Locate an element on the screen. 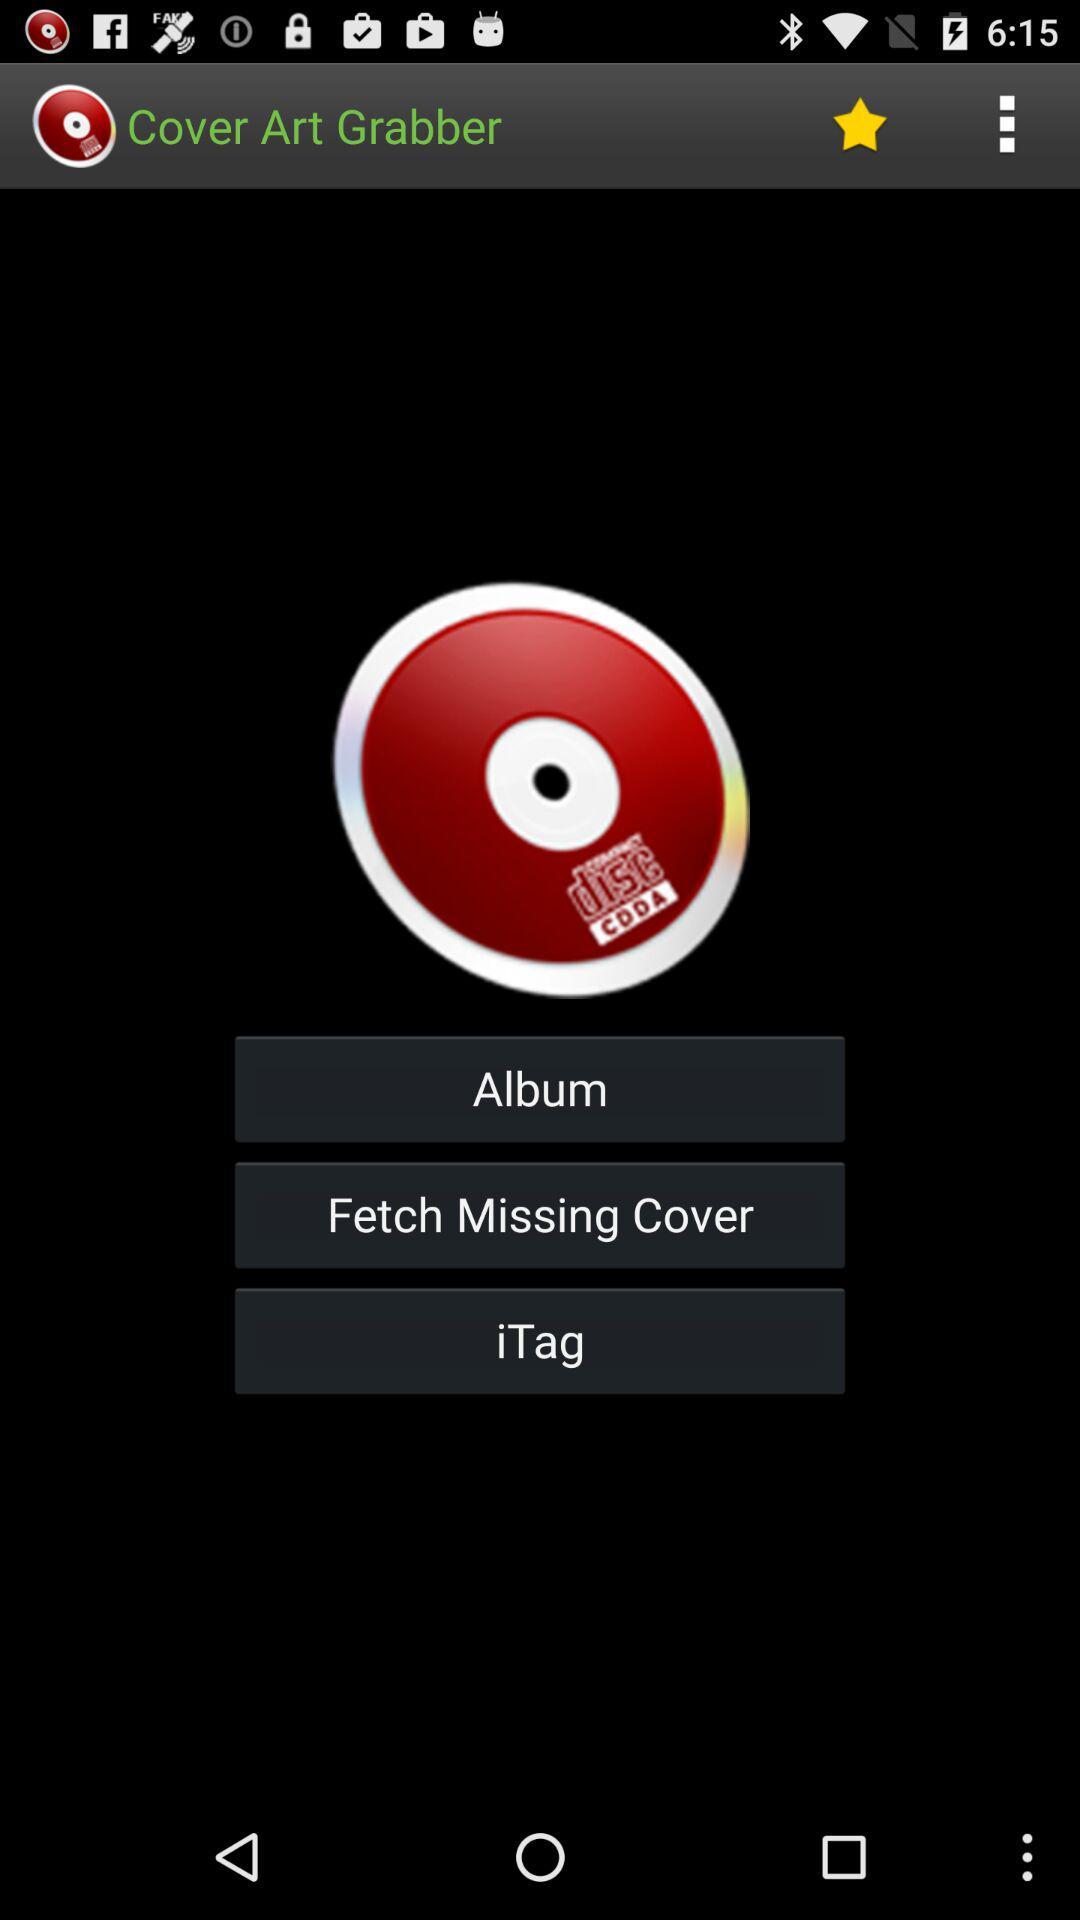 The width and height of the screenshot is (1080, 1920). itag icon is located at coordinates (540, 1340).